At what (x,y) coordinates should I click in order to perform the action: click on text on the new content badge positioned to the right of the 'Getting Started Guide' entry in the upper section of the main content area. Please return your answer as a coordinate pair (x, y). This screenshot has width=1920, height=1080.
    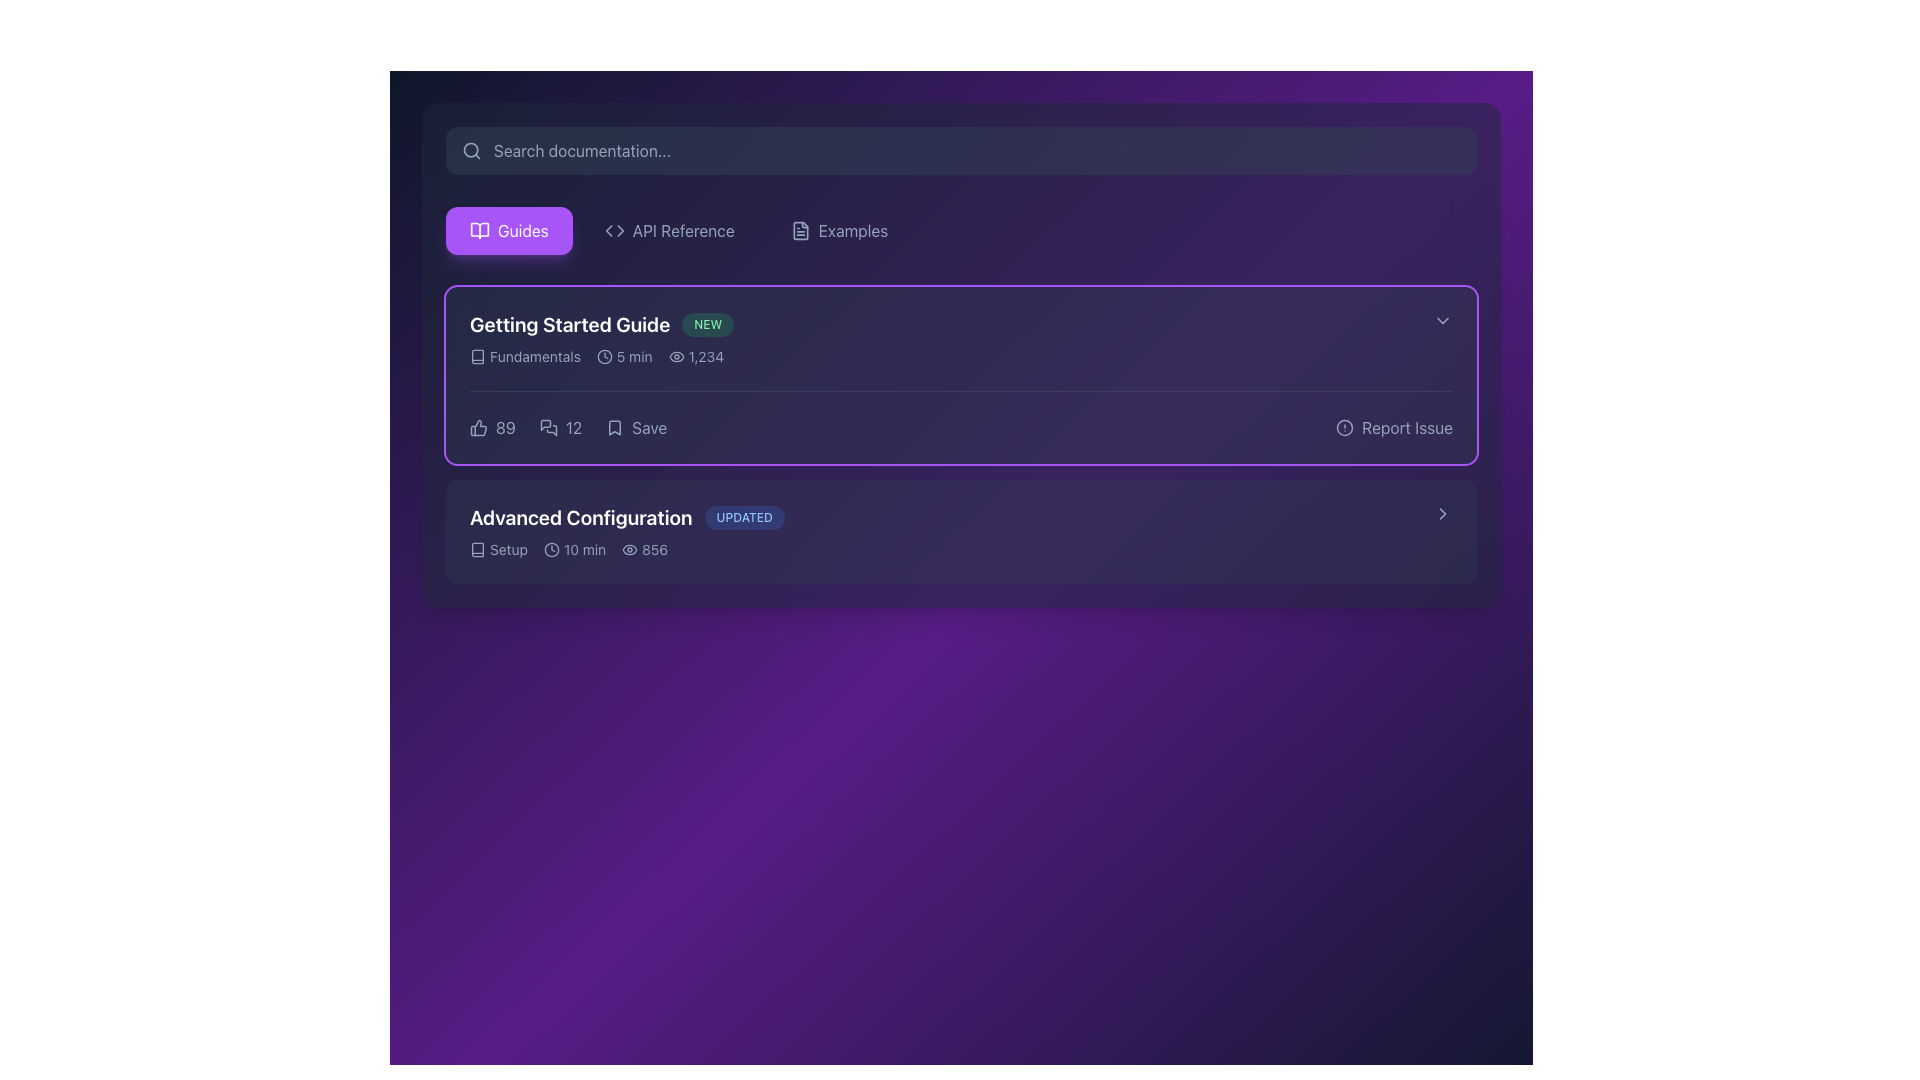
    Looking at the image, I should click on (708, 323).